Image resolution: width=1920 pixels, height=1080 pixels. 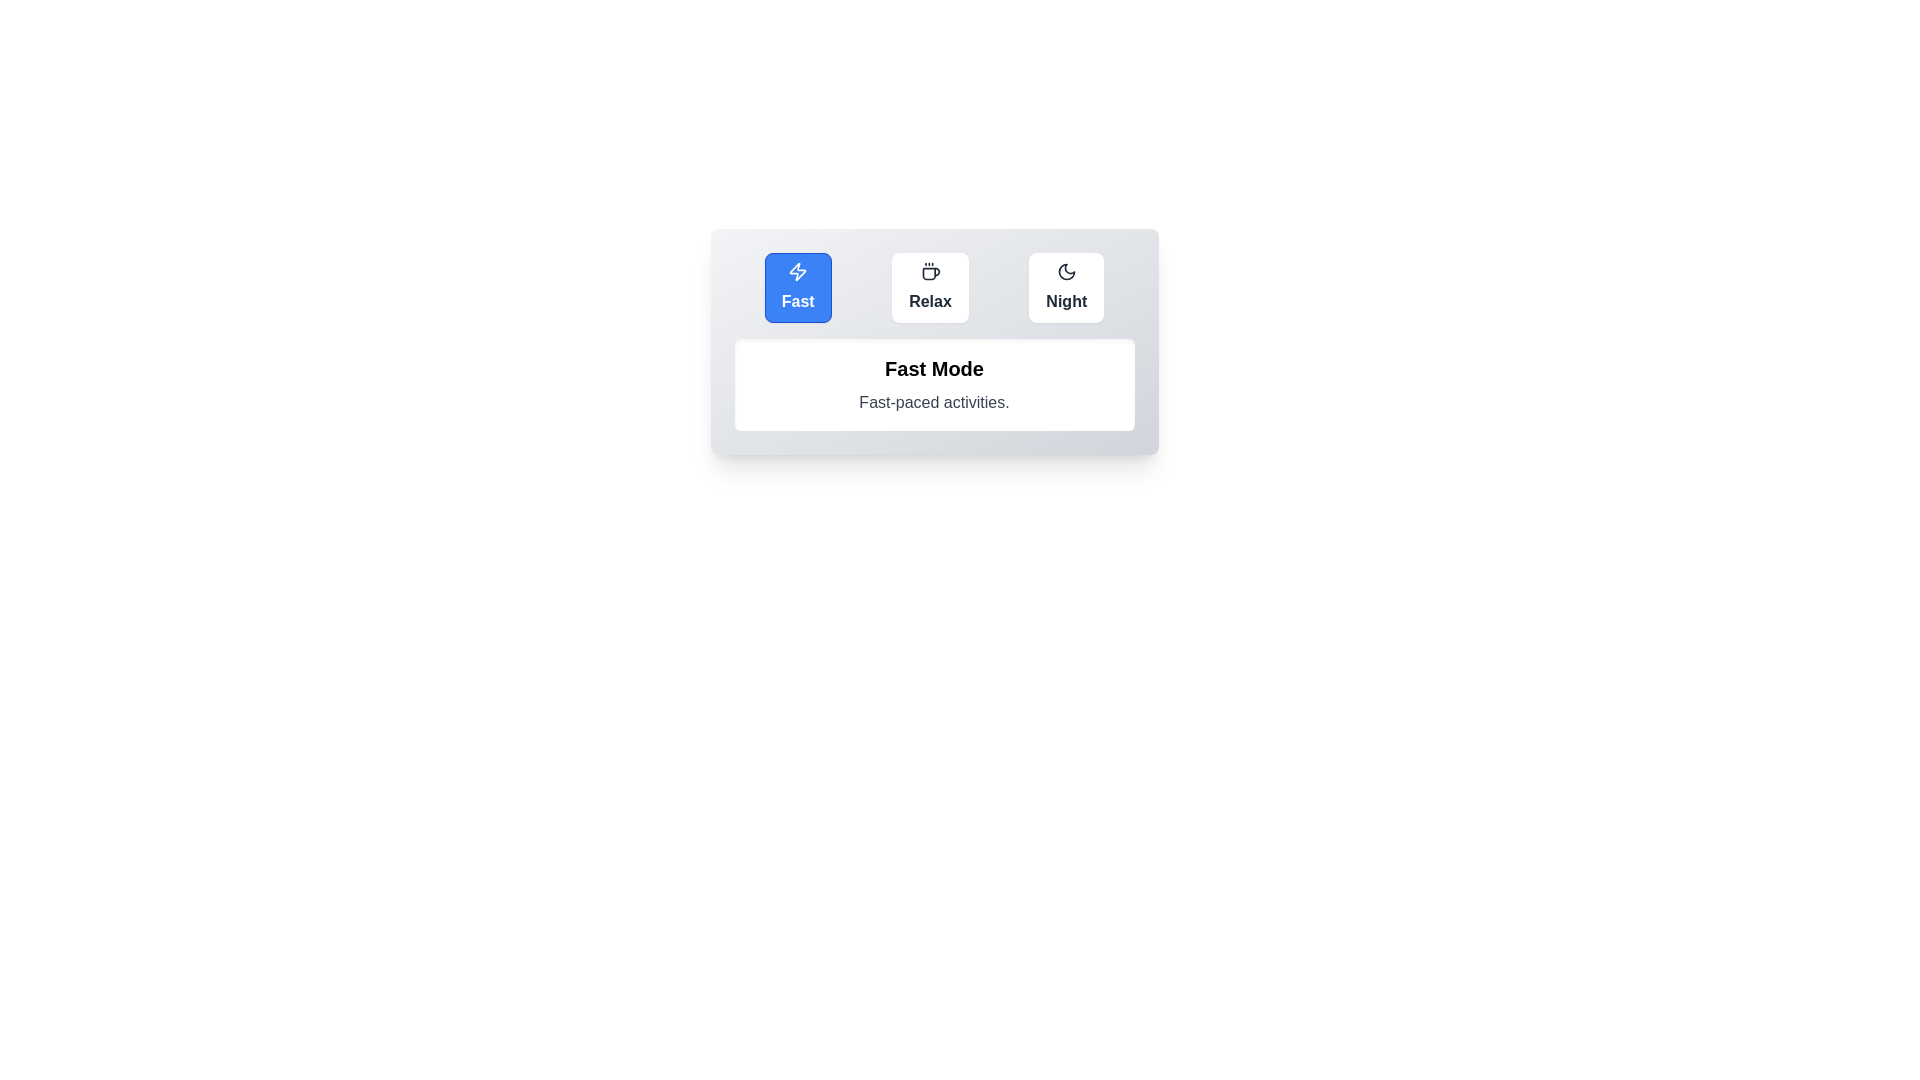 What do you see at coordinates (1065, 272) in the screenshot?
I see `the 'Night' mode icon, which is the third option in the mode selection interface` at bounding box center [1065, 272].